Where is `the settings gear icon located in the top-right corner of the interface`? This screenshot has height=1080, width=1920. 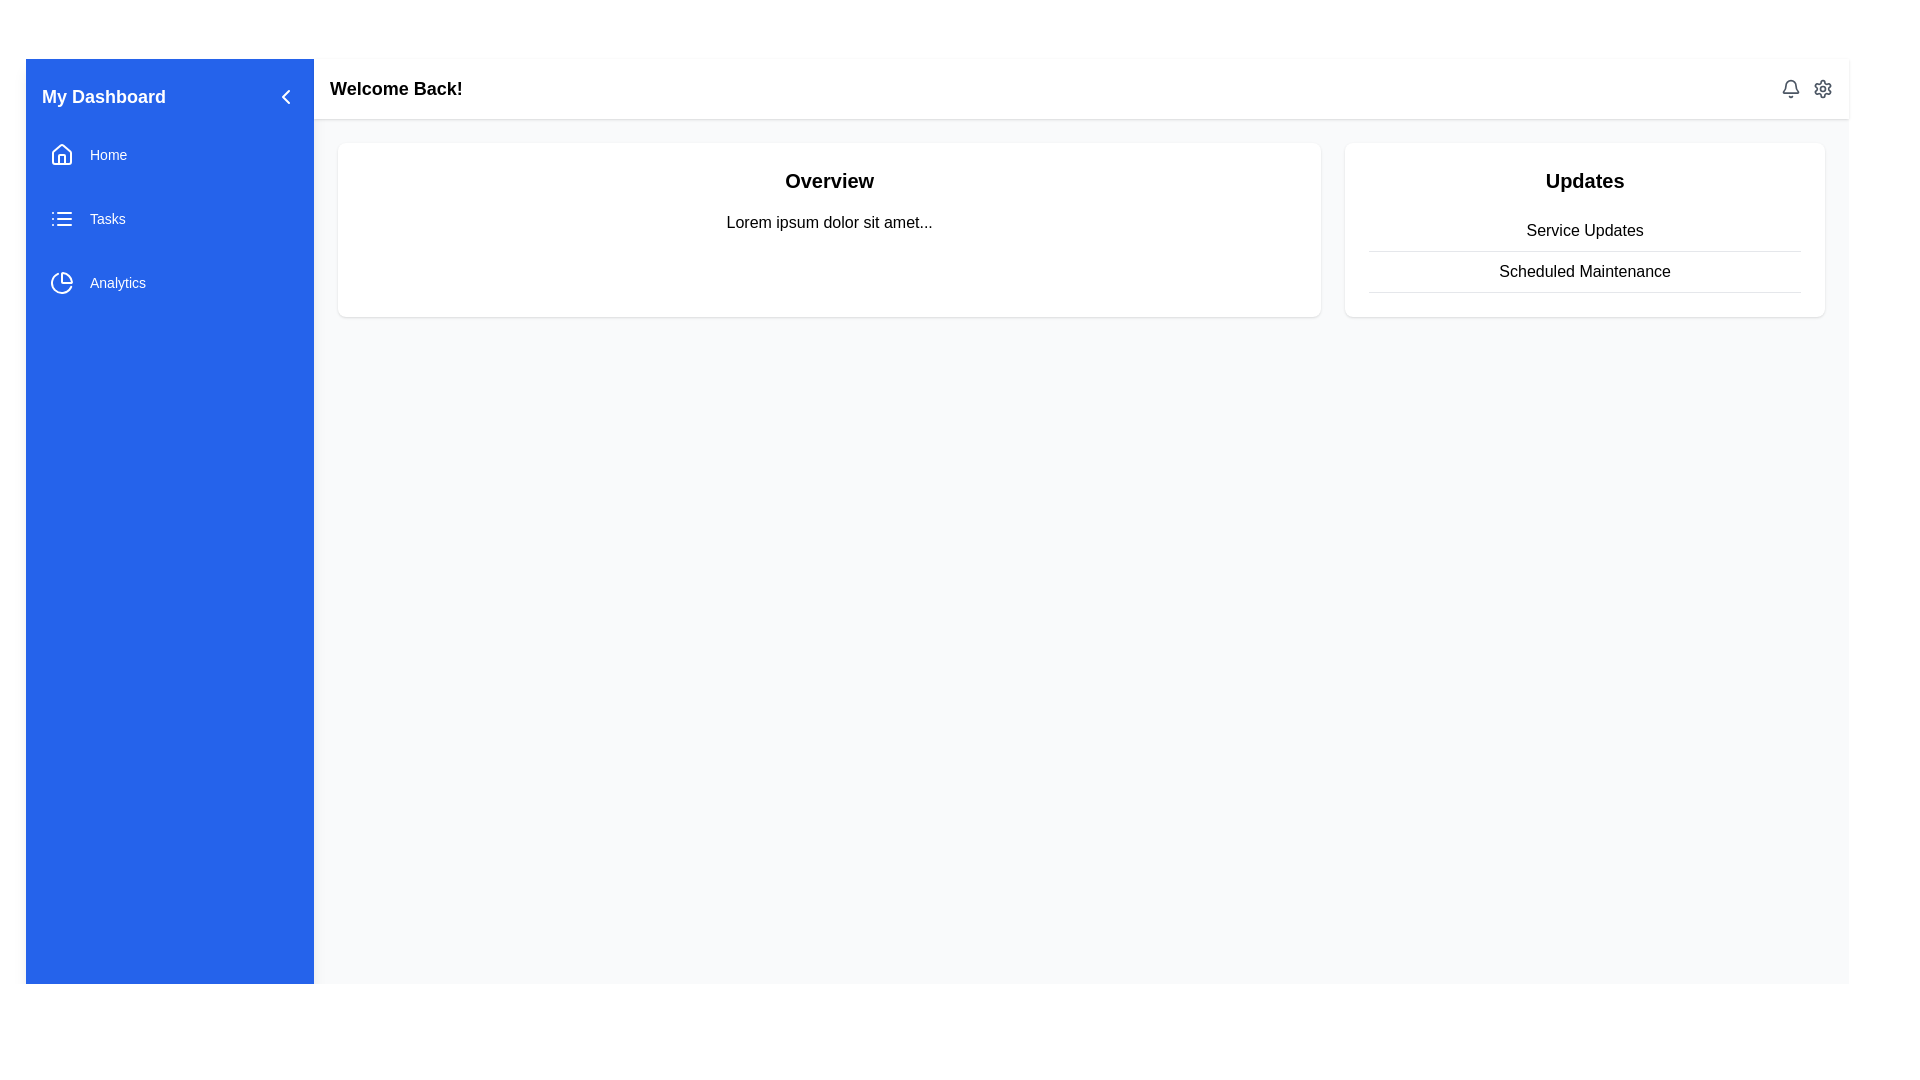
the settings gear icon located in the top-right corner of the interface is located at coordinates (1823, 87).